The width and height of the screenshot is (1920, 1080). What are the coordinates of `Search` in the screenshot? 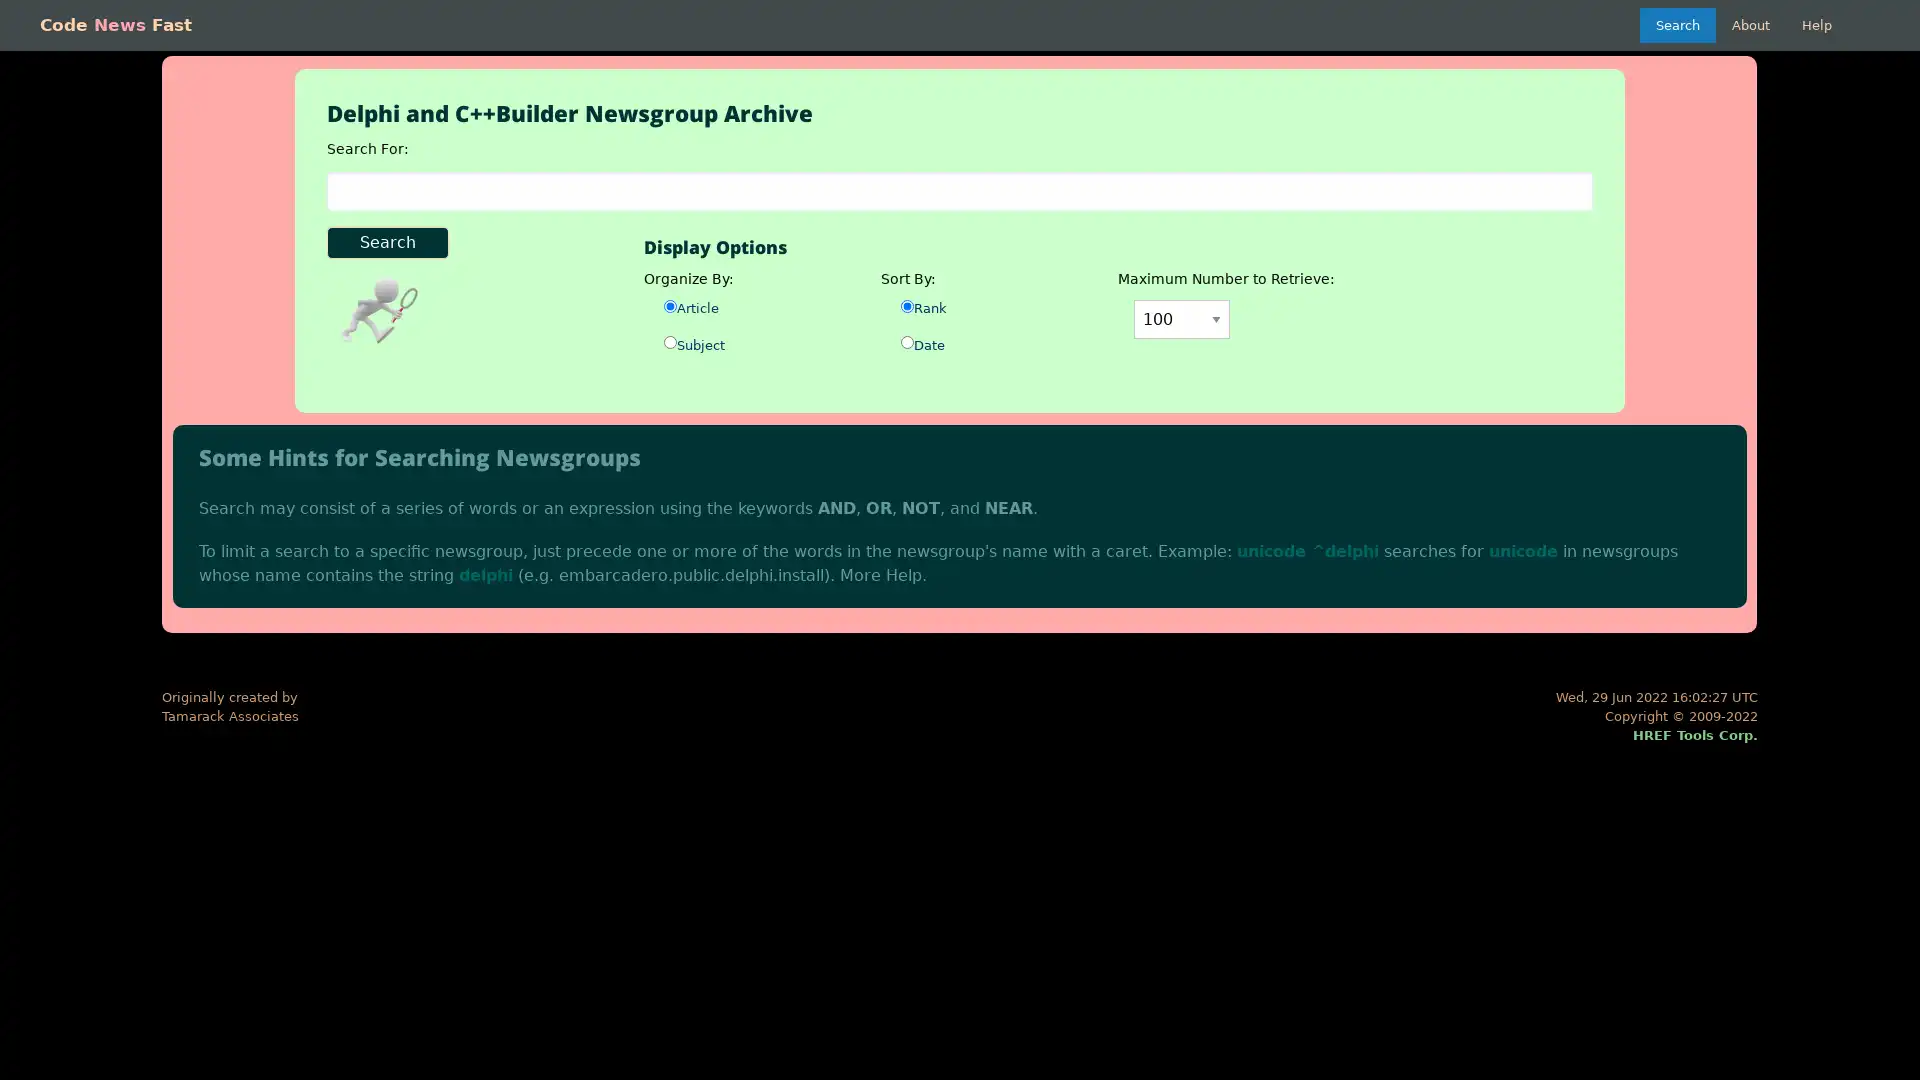 It's located at (388, 241).